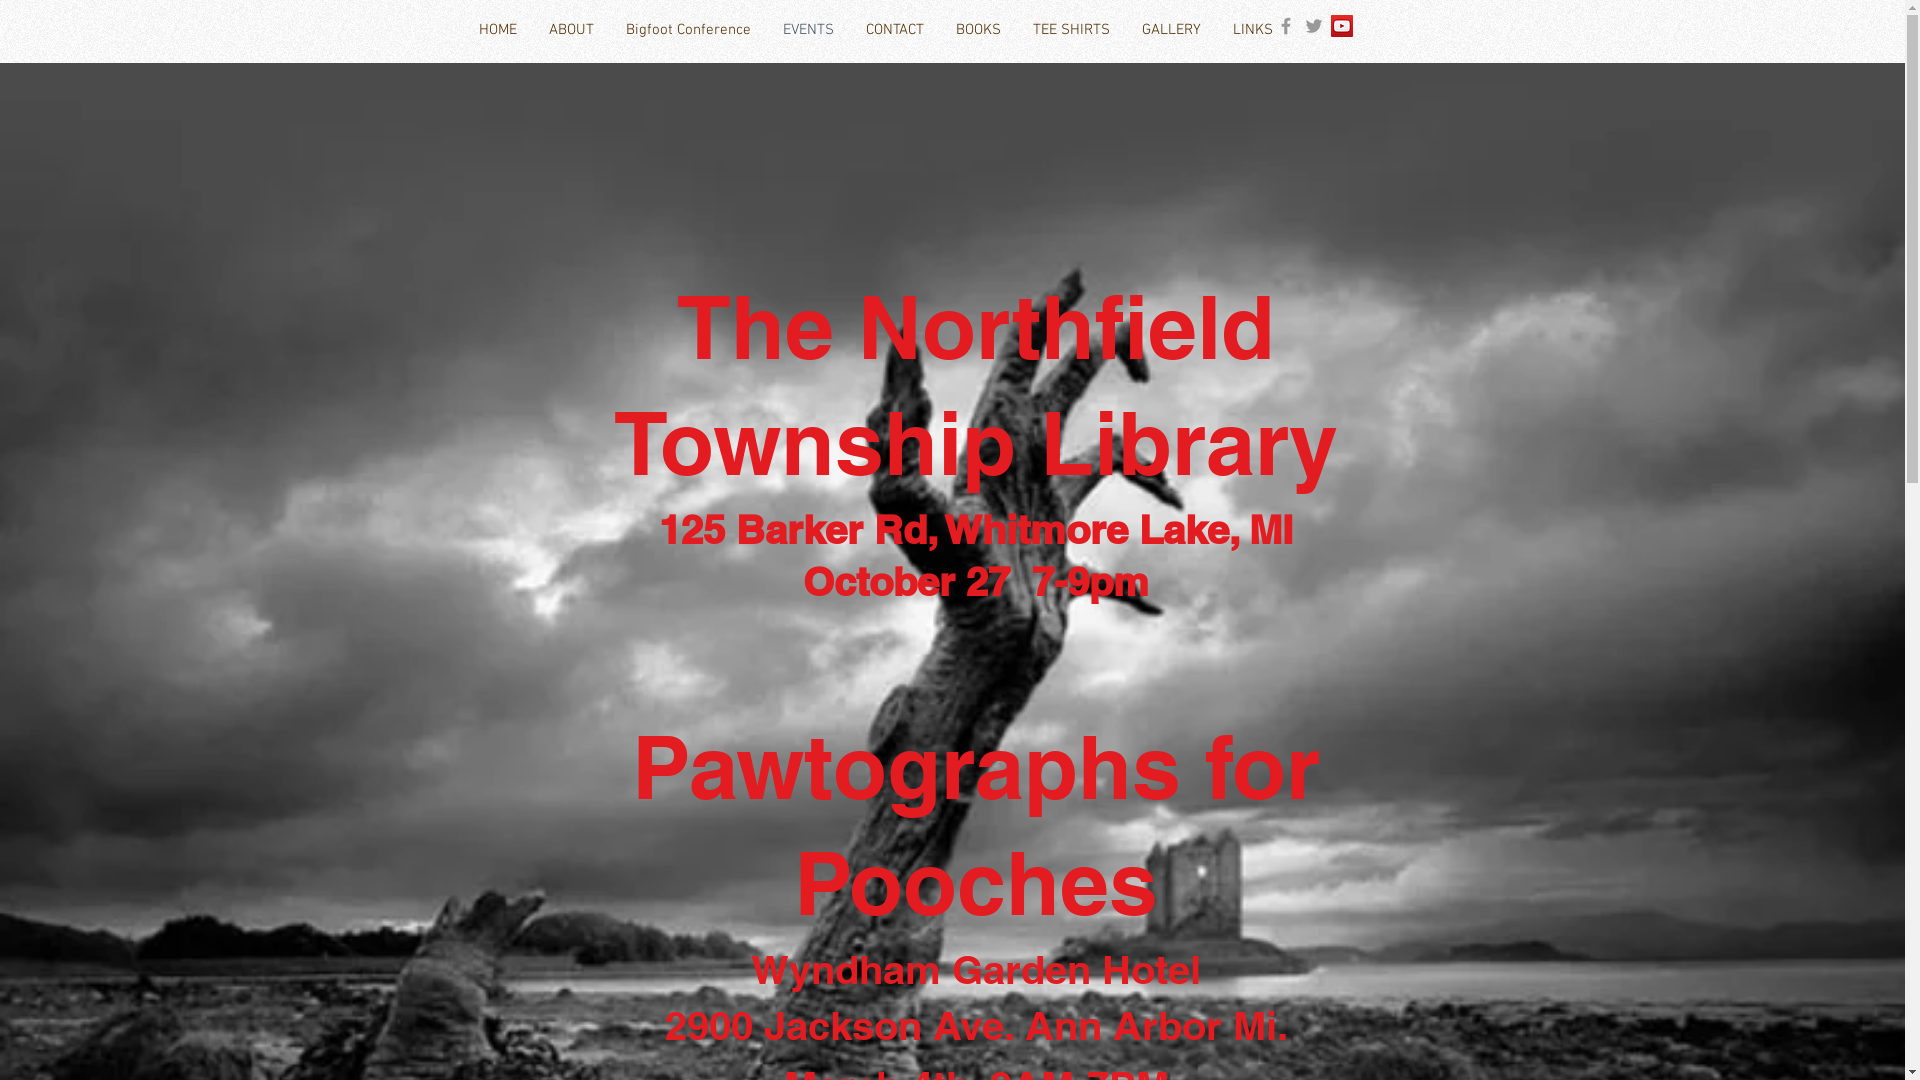  I want to click on 'EVENTS', so click(765, 30).